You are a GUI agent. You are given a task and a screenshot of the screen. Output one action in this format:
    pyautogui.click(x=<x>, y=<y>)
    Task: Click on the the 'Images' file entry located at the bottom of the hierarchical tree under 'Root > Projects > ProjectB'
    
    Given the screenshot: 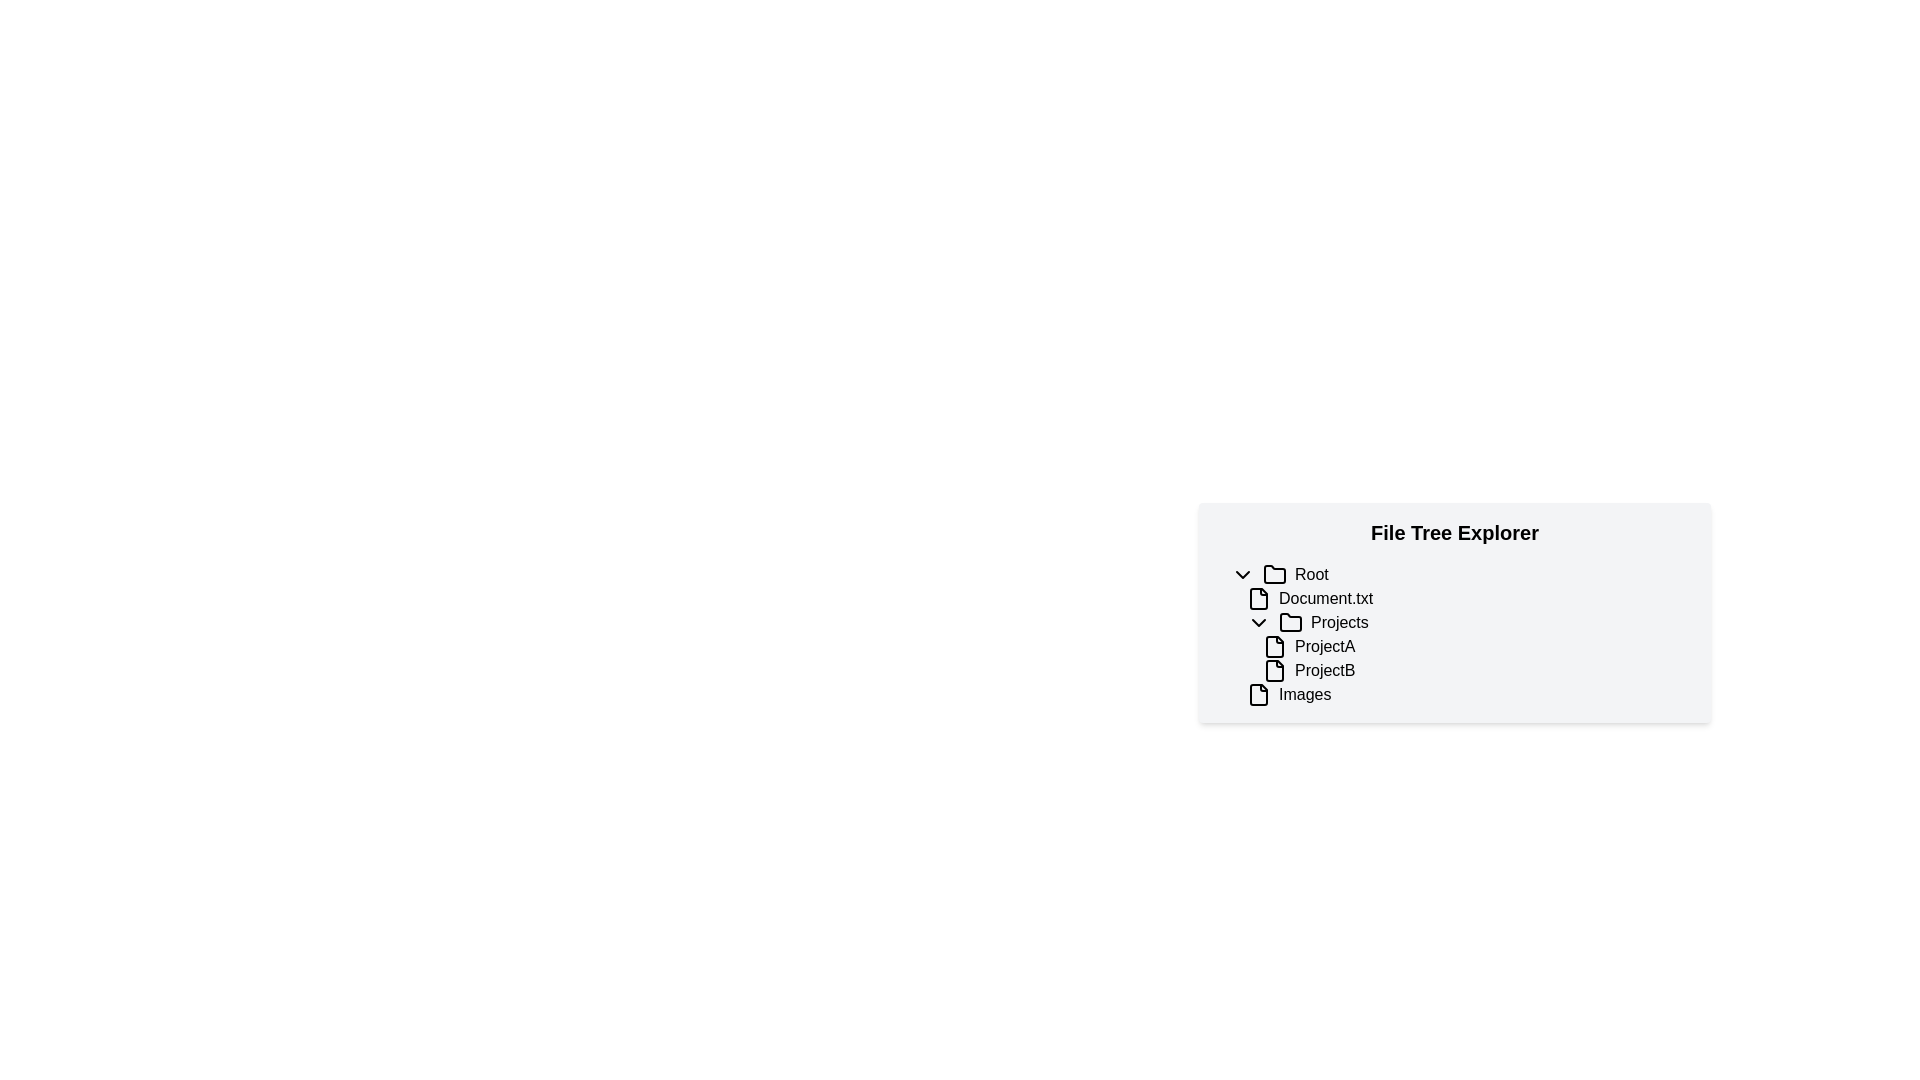 What is the action you would take?
    pyautogui.click(x=1470, y=693)
    